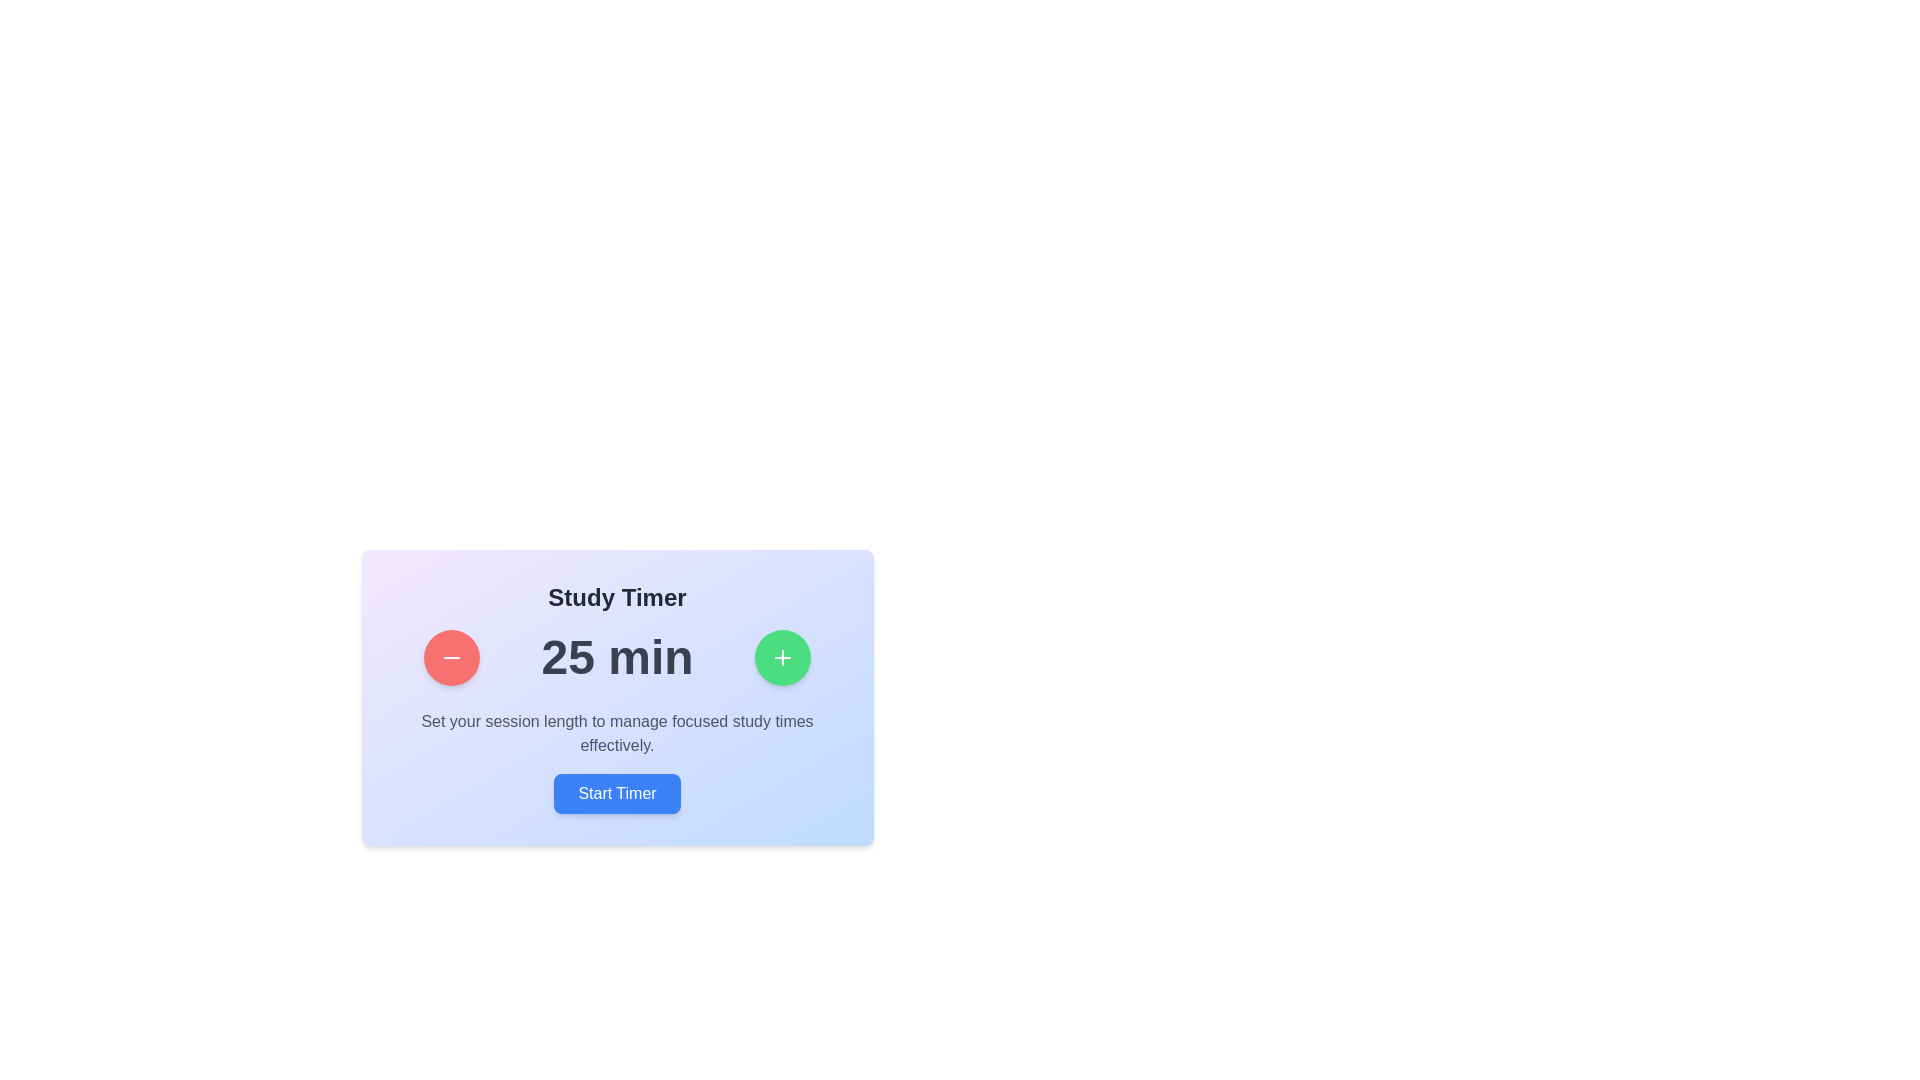  I want to click on the text display reading '25 min', which is prominently styled in a large bold font and located between the red subtraction button and the green addition button, below the title 'Study Timer', so click(616, 658).